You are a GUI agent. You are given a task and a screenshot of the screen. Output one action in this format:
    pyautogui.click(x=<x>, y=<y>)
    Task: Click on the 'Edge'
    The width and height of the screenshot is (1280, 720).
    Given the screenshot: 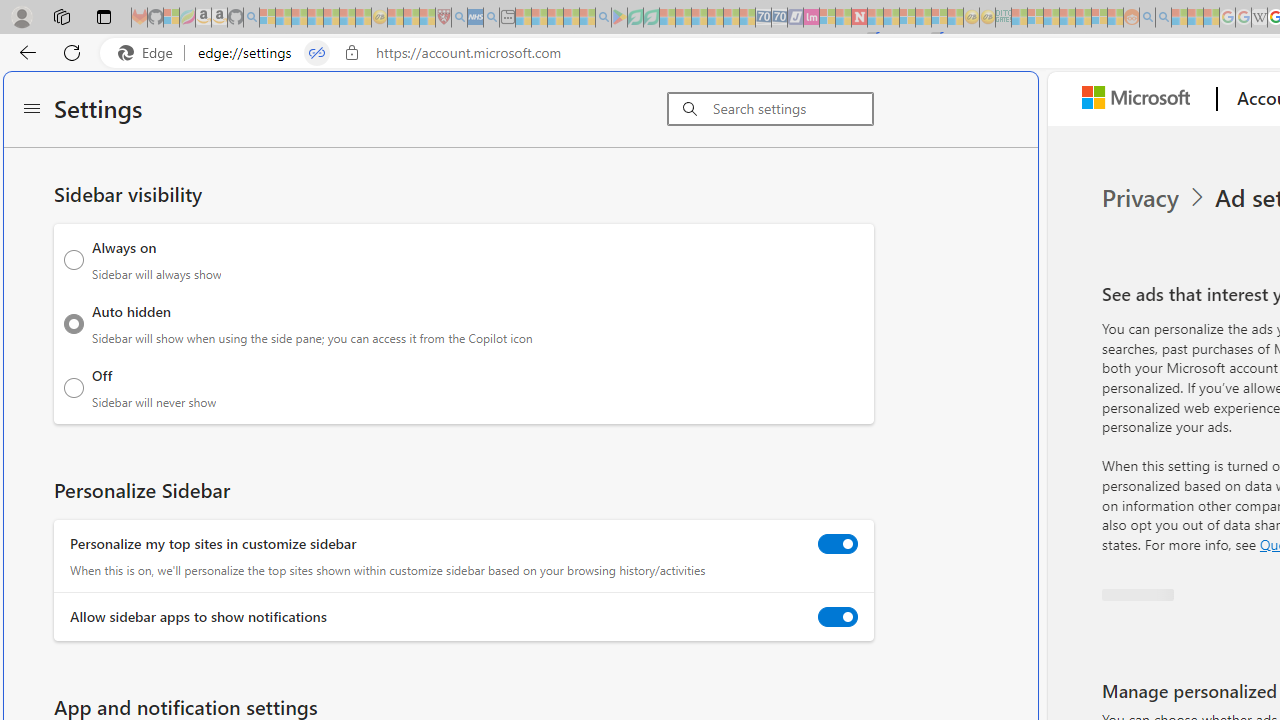 What is the action you would take?
    pyautogui.click(x=149, y=52)
    